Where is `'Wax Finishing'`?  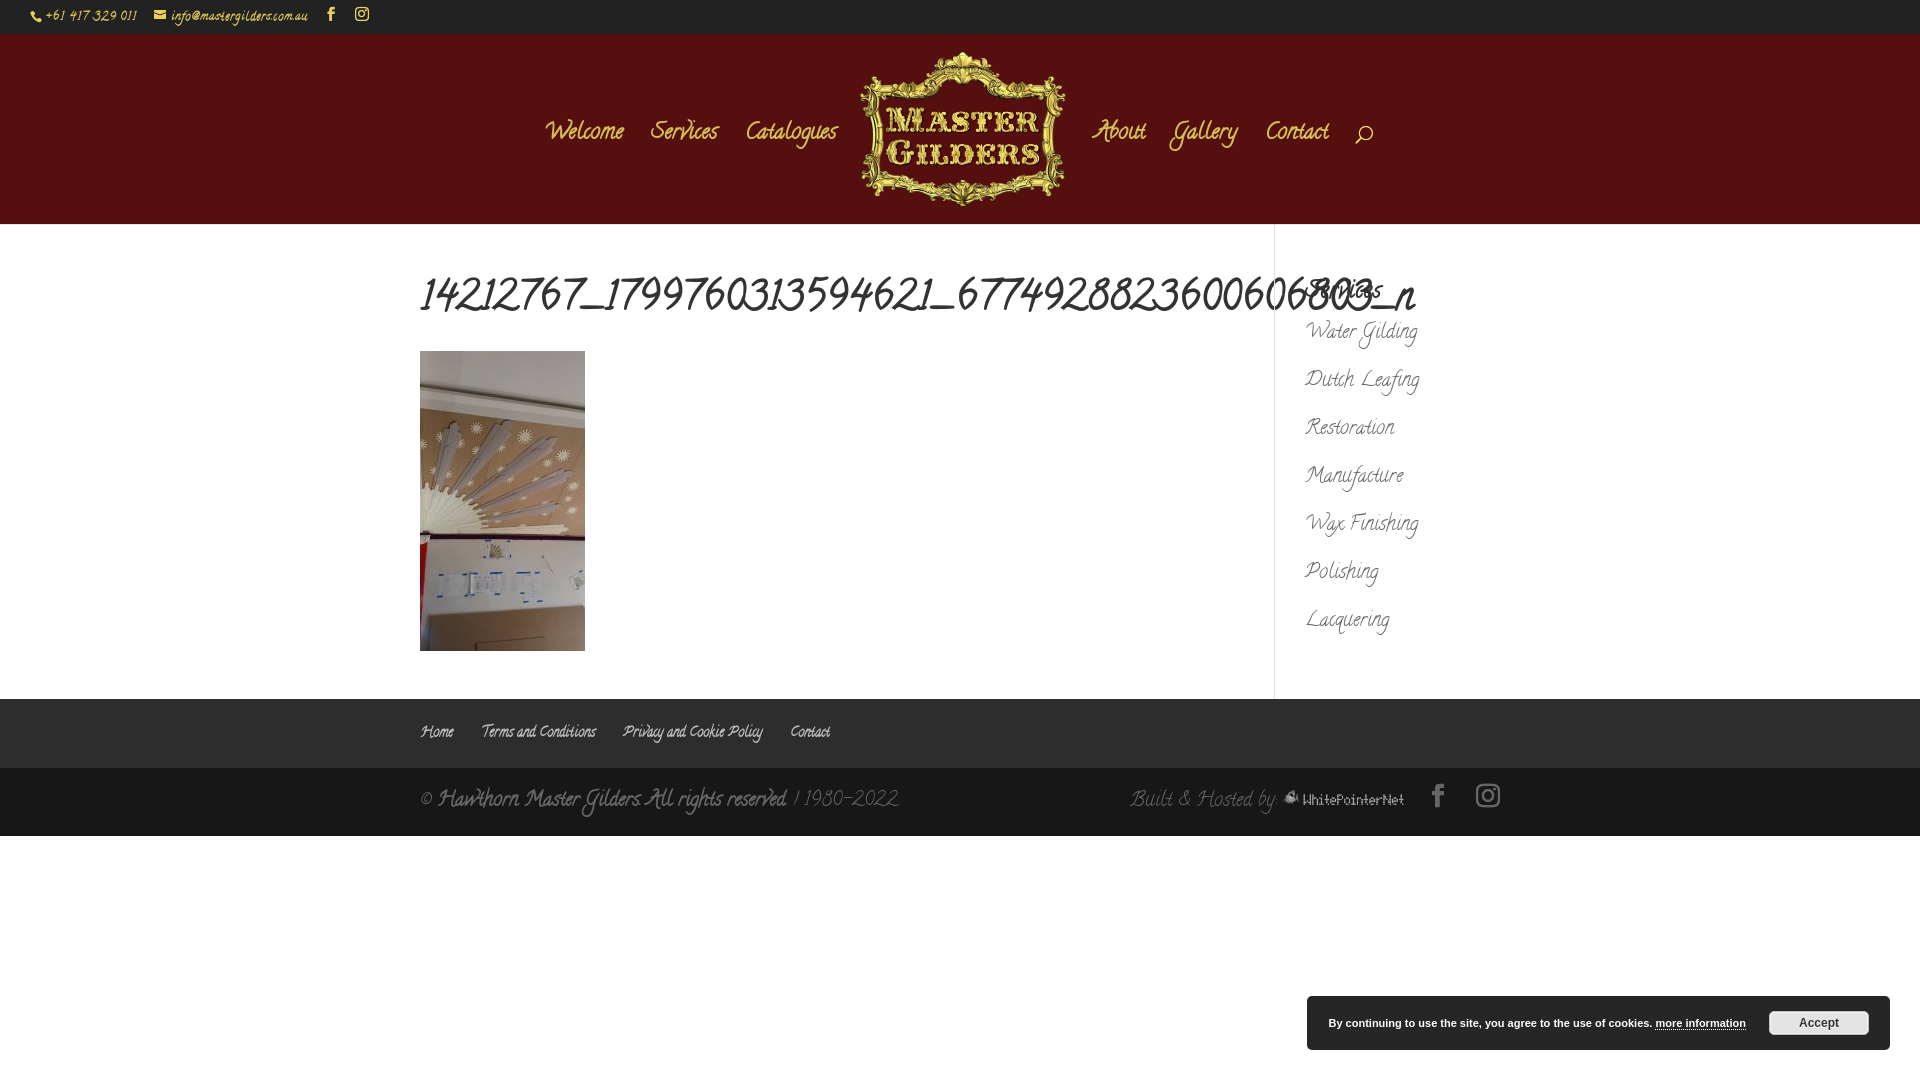
'Wax Finishing' is located at coordinates (1305, 524).